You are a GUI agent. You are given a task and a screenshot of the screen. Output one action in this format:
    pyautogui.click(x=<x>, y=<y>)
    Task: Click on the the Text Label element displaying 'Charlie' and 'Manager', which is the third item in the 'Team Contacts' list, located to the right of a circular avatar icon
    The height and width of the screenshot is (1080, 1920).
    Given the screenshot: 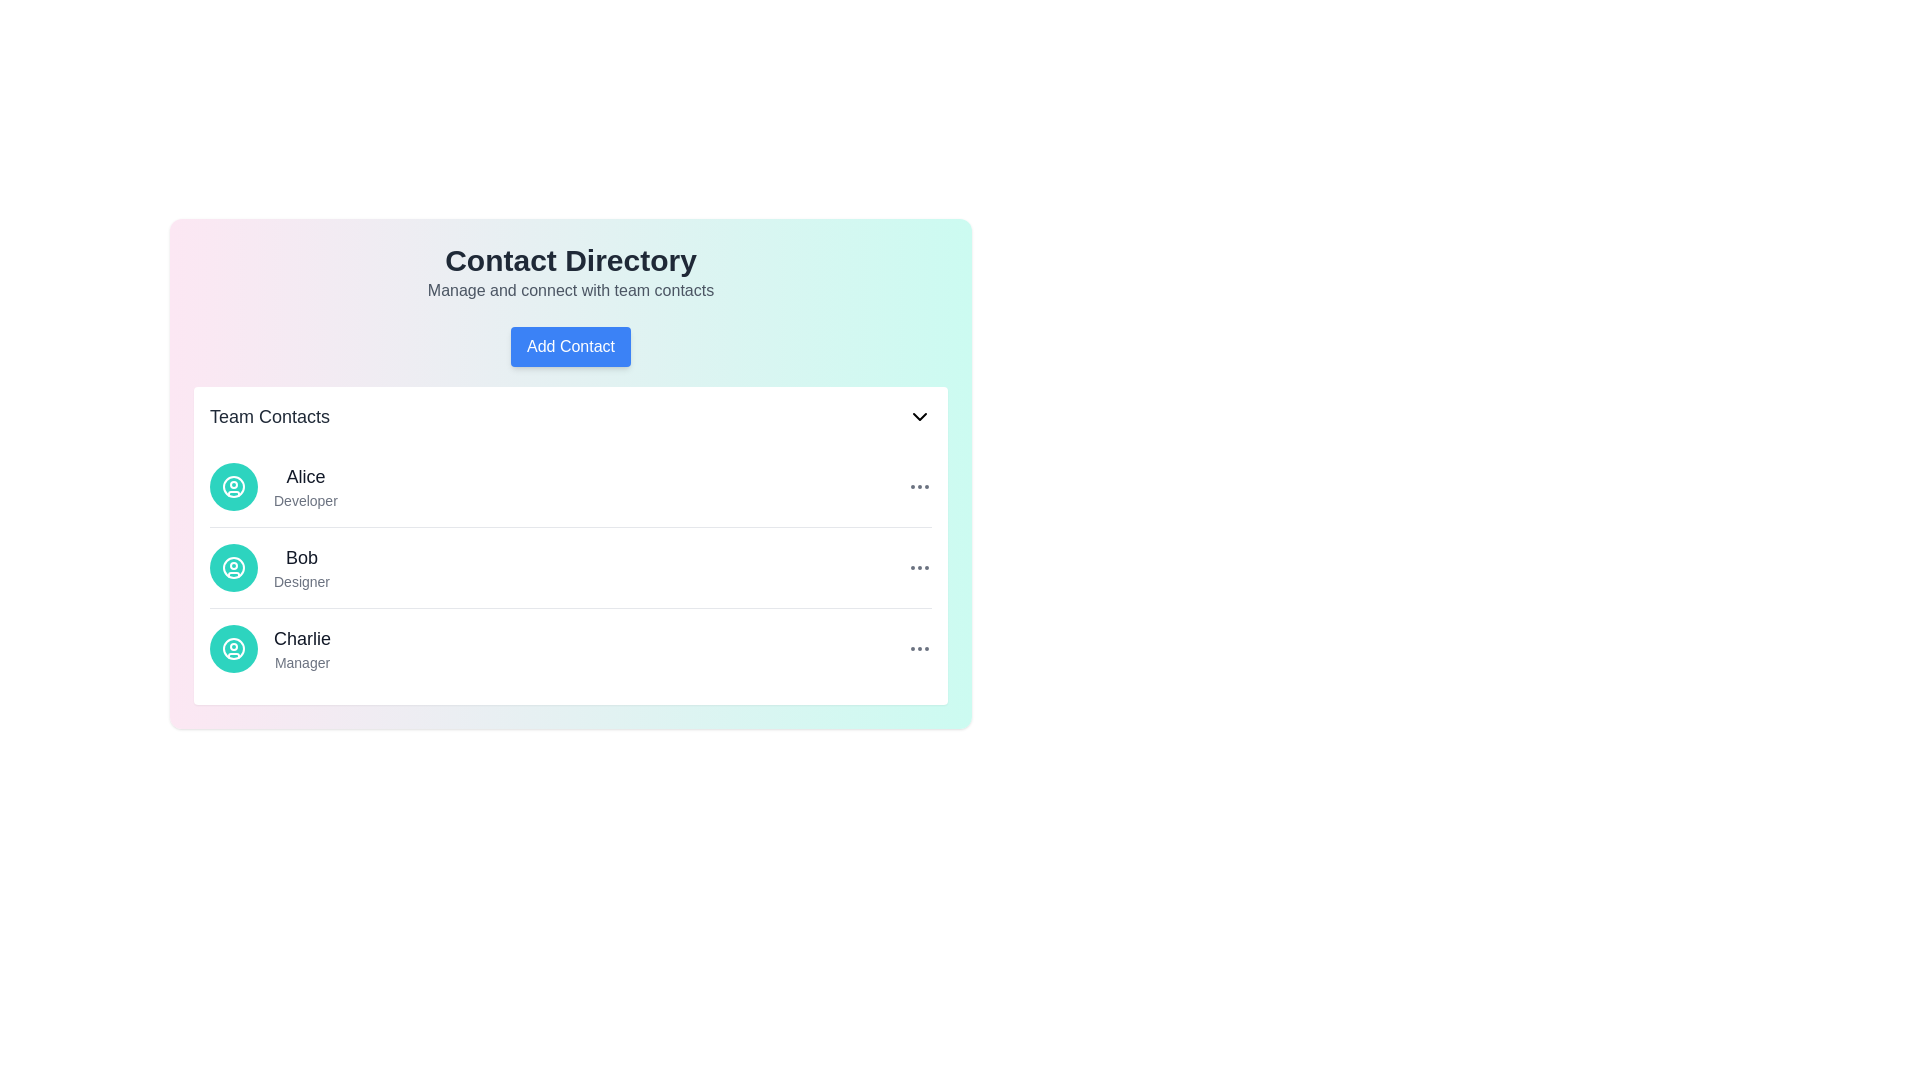 What is the action you would take?
    pyautogui.click(x=301, y=648)
    